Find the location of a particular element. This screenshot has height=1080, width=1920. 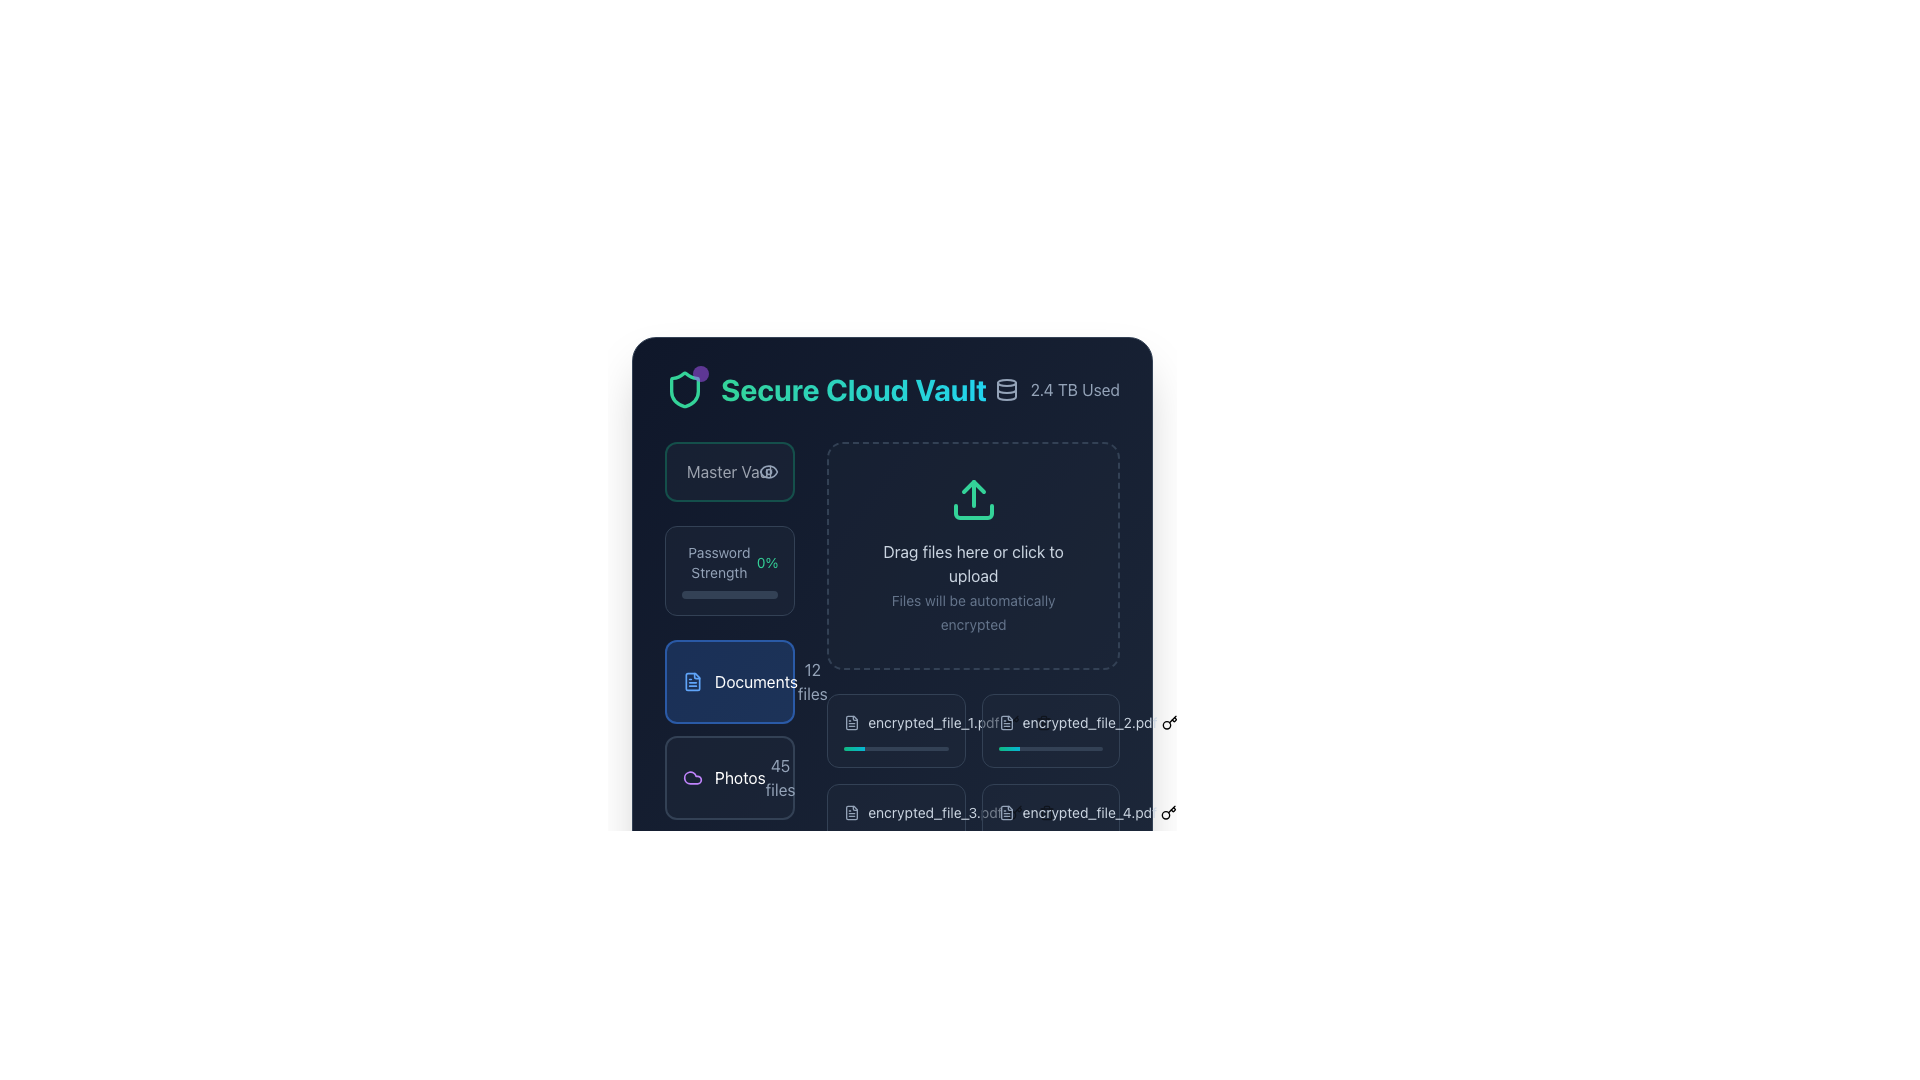

the trash can icon button located below the 'Documents' section to change its color to red is located at coordinates (1042, 722).